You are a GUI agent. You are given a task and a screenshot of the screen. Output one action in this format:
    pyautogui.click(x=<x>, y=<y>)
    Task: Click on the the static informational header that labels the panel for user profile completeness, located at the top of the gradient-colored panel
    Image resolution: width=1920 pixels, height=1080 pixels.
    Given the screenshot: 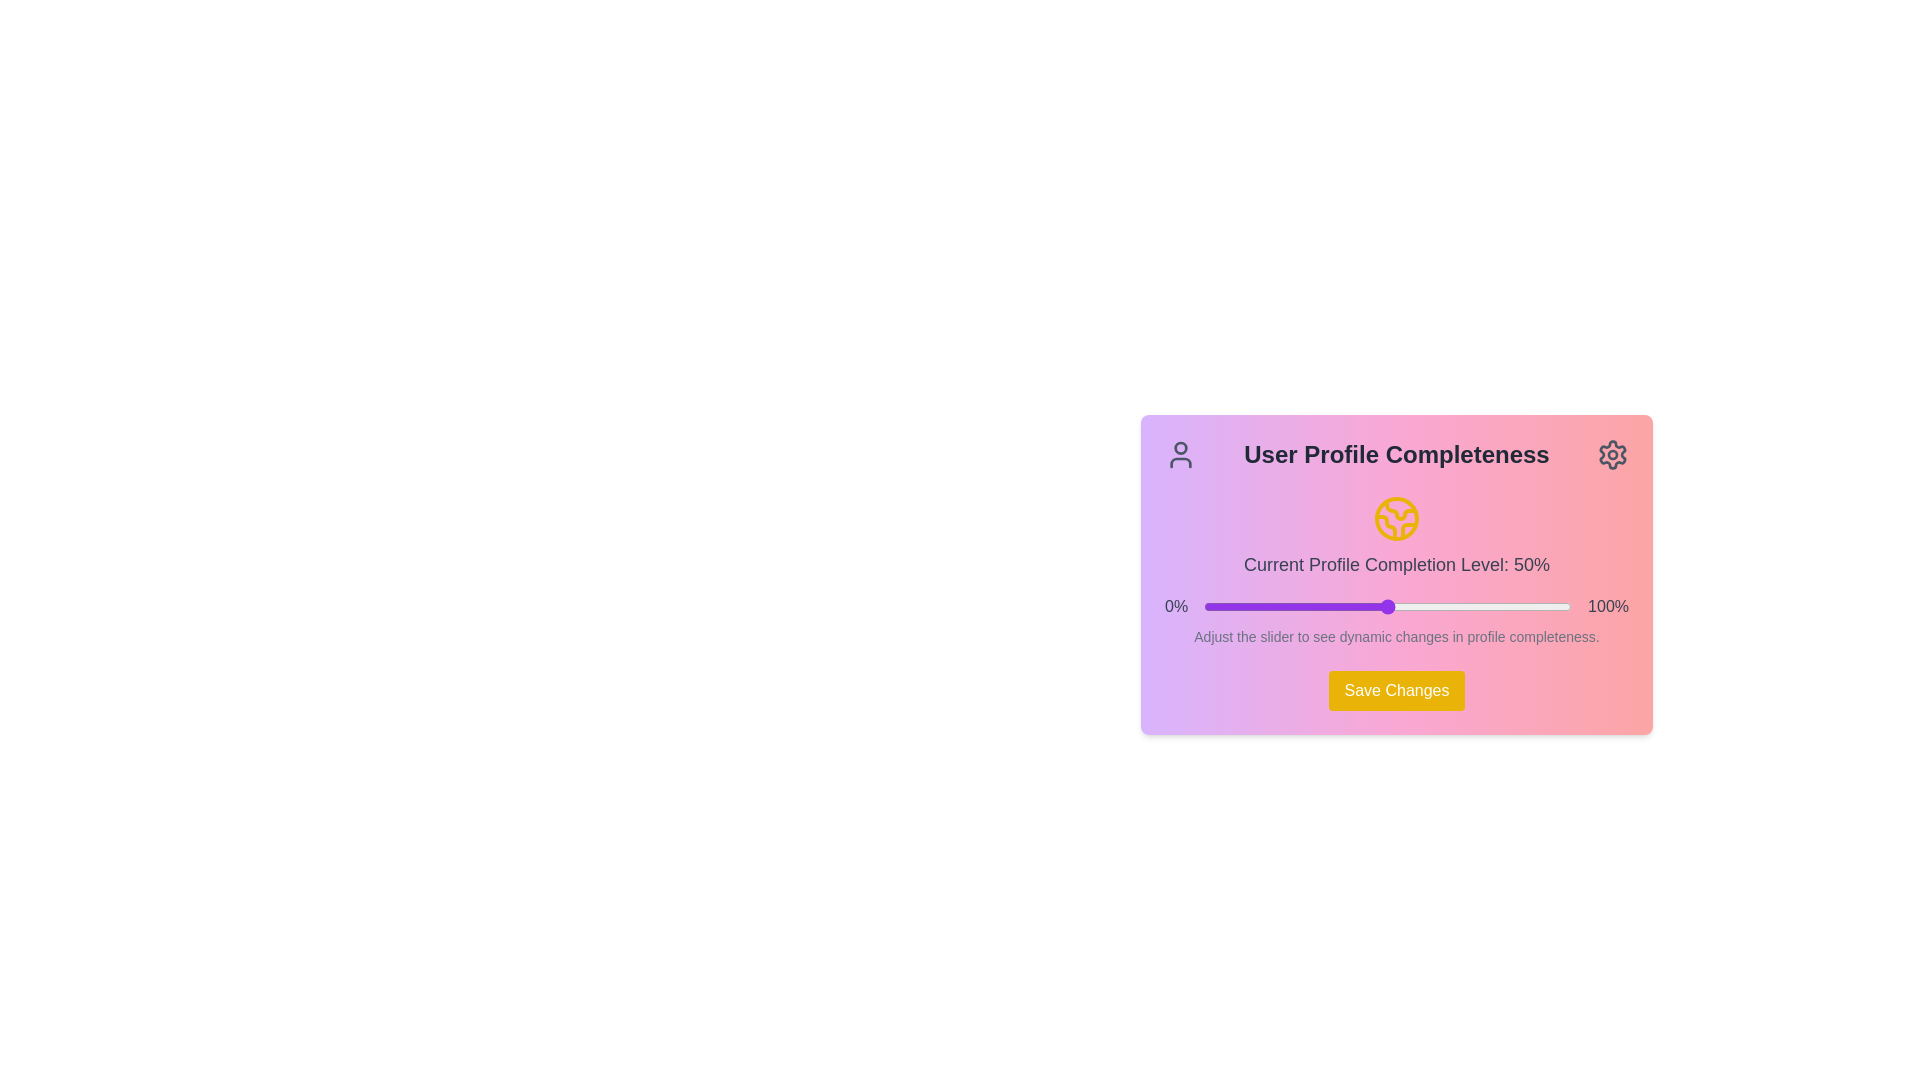 What is the action you would take?
    pyautogui.click(x=1395, y=455)
    